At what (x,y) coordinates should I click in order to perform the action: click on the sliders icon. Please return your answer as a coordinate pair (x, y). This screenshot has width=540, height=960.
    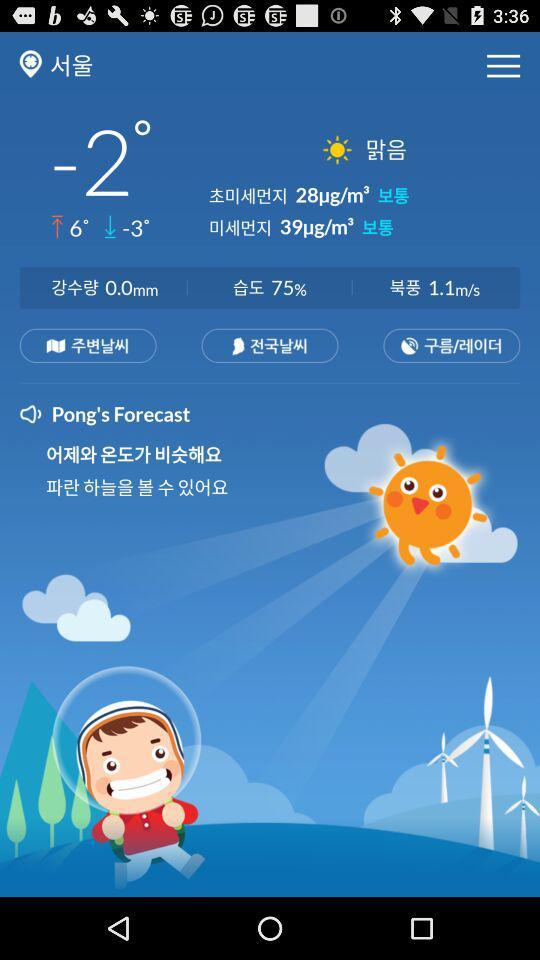
    Looking at the image, I should click on (87, 368).